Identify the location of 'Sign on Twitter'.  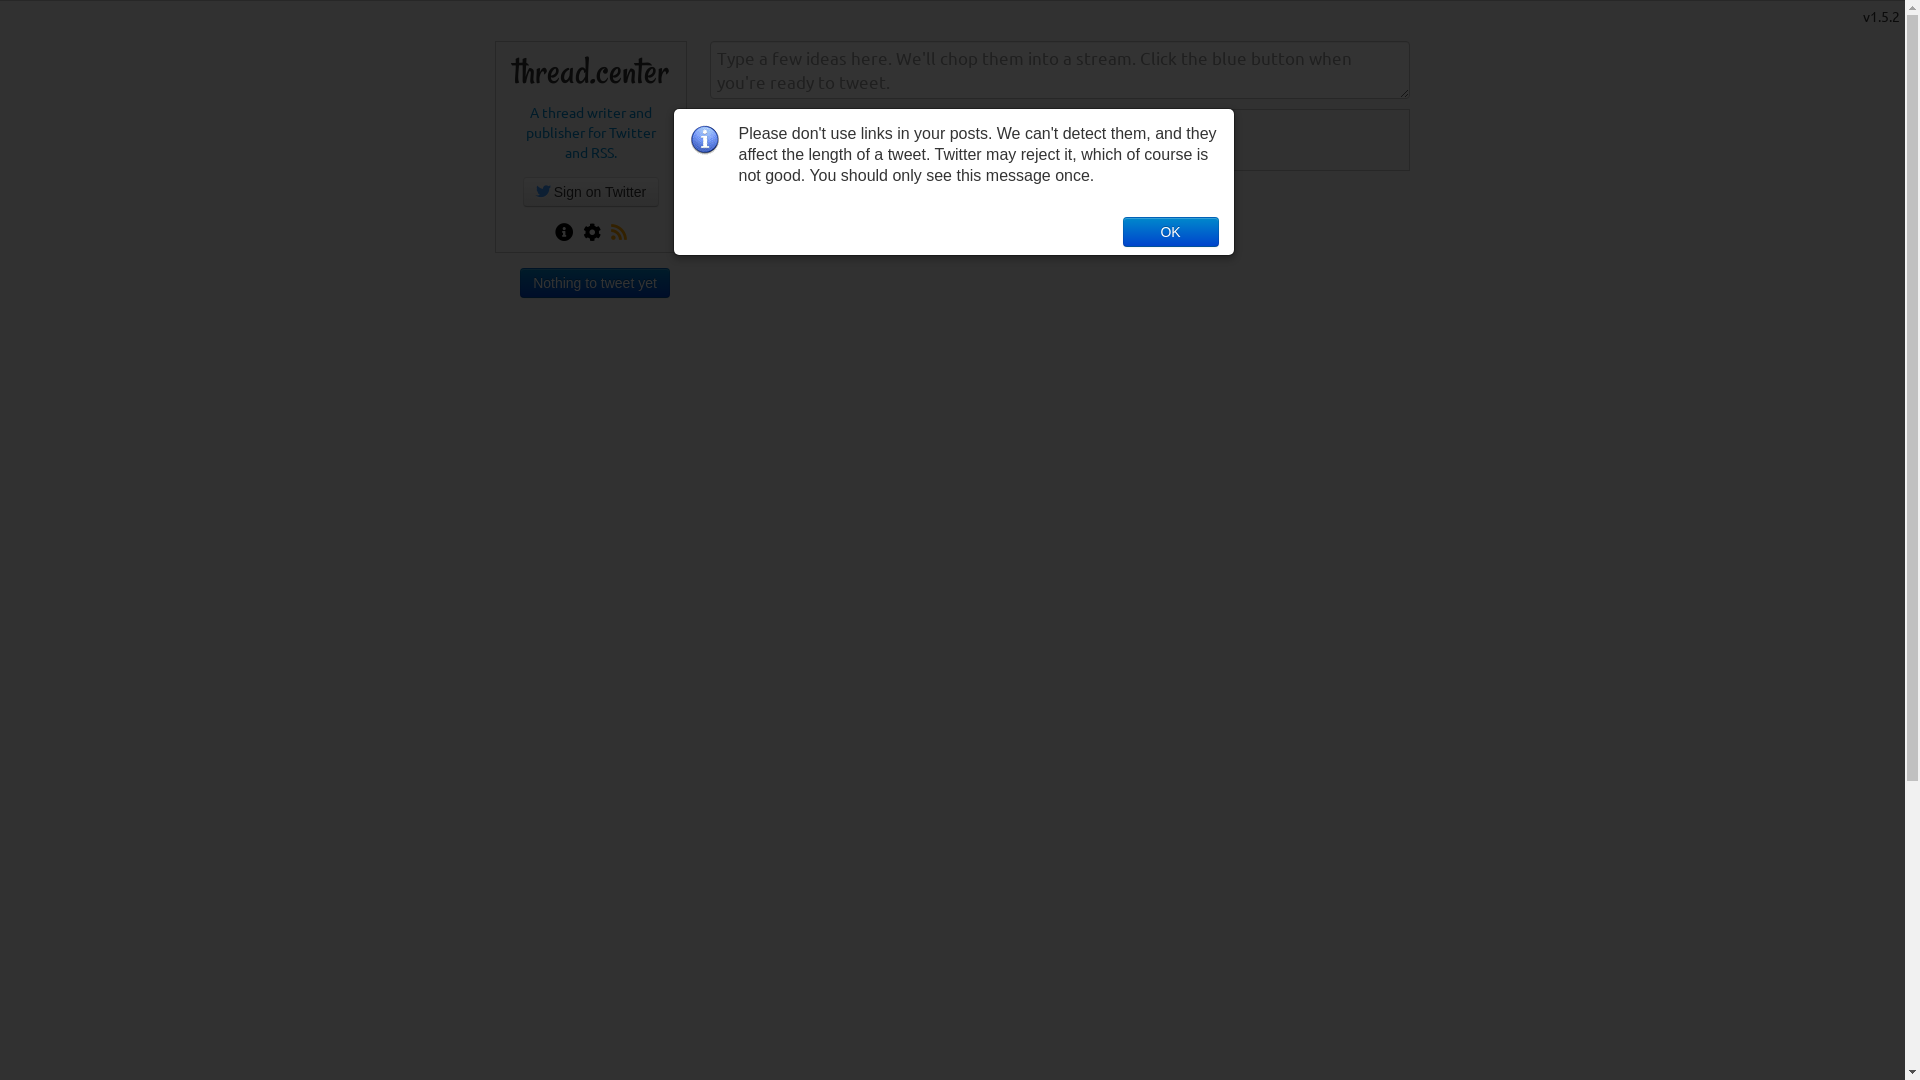
(589, 192).